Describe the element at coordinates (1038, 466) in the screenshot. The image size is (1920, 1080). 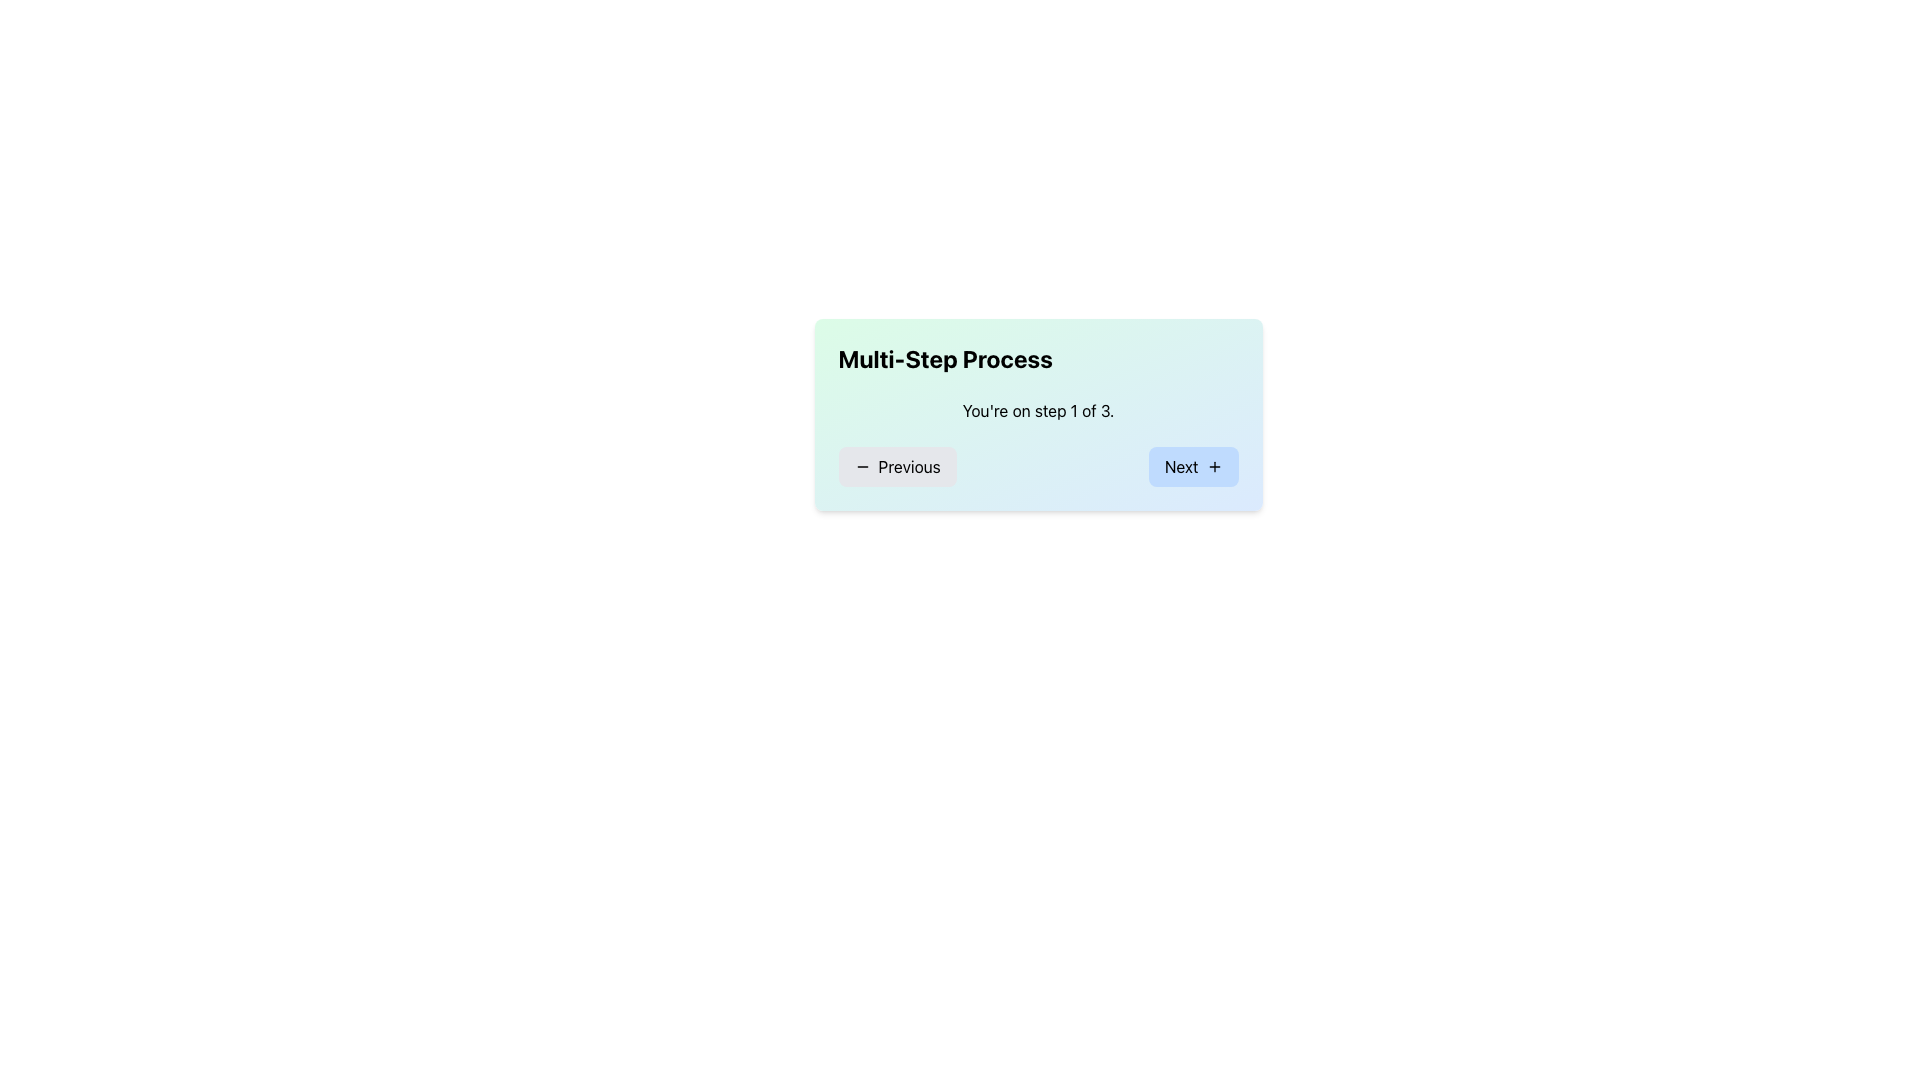
I see `the button group for the multi-step process to observe hover effects on the 'Previous' and 'Next' buttons` at that location.